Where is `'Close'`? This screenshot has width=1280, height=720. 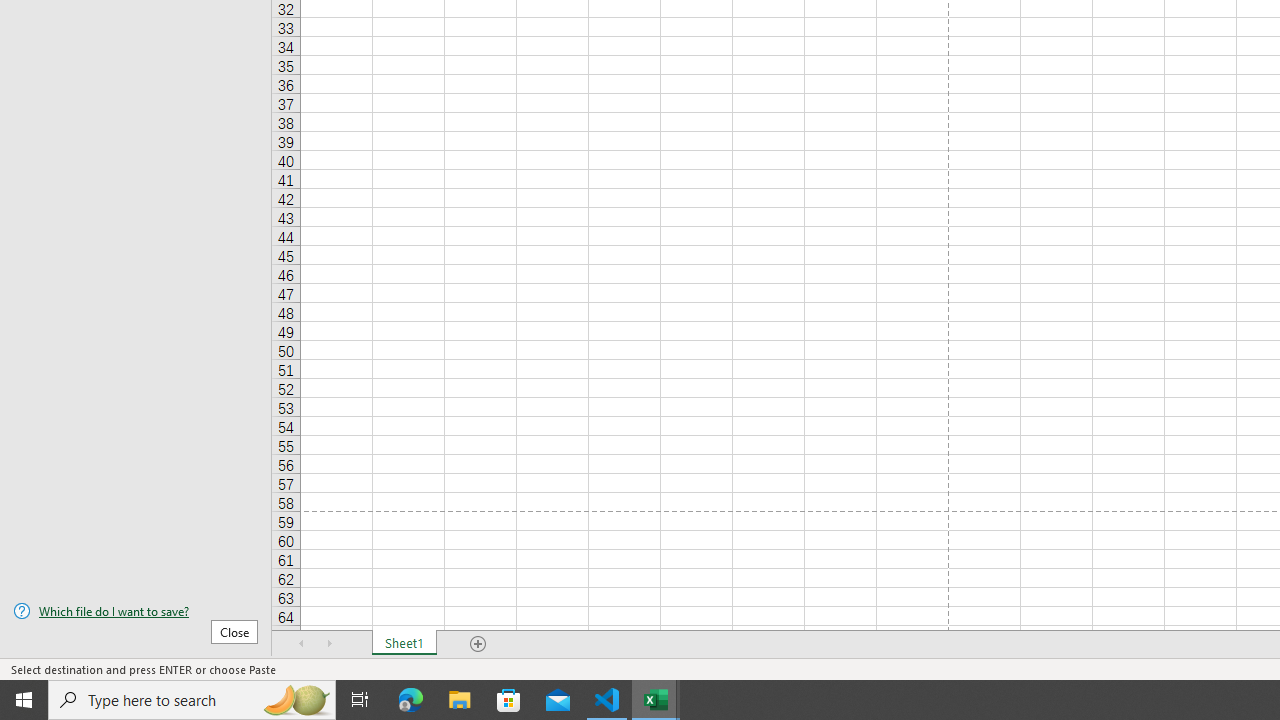 'Close' is located at coordinates (234, 631).